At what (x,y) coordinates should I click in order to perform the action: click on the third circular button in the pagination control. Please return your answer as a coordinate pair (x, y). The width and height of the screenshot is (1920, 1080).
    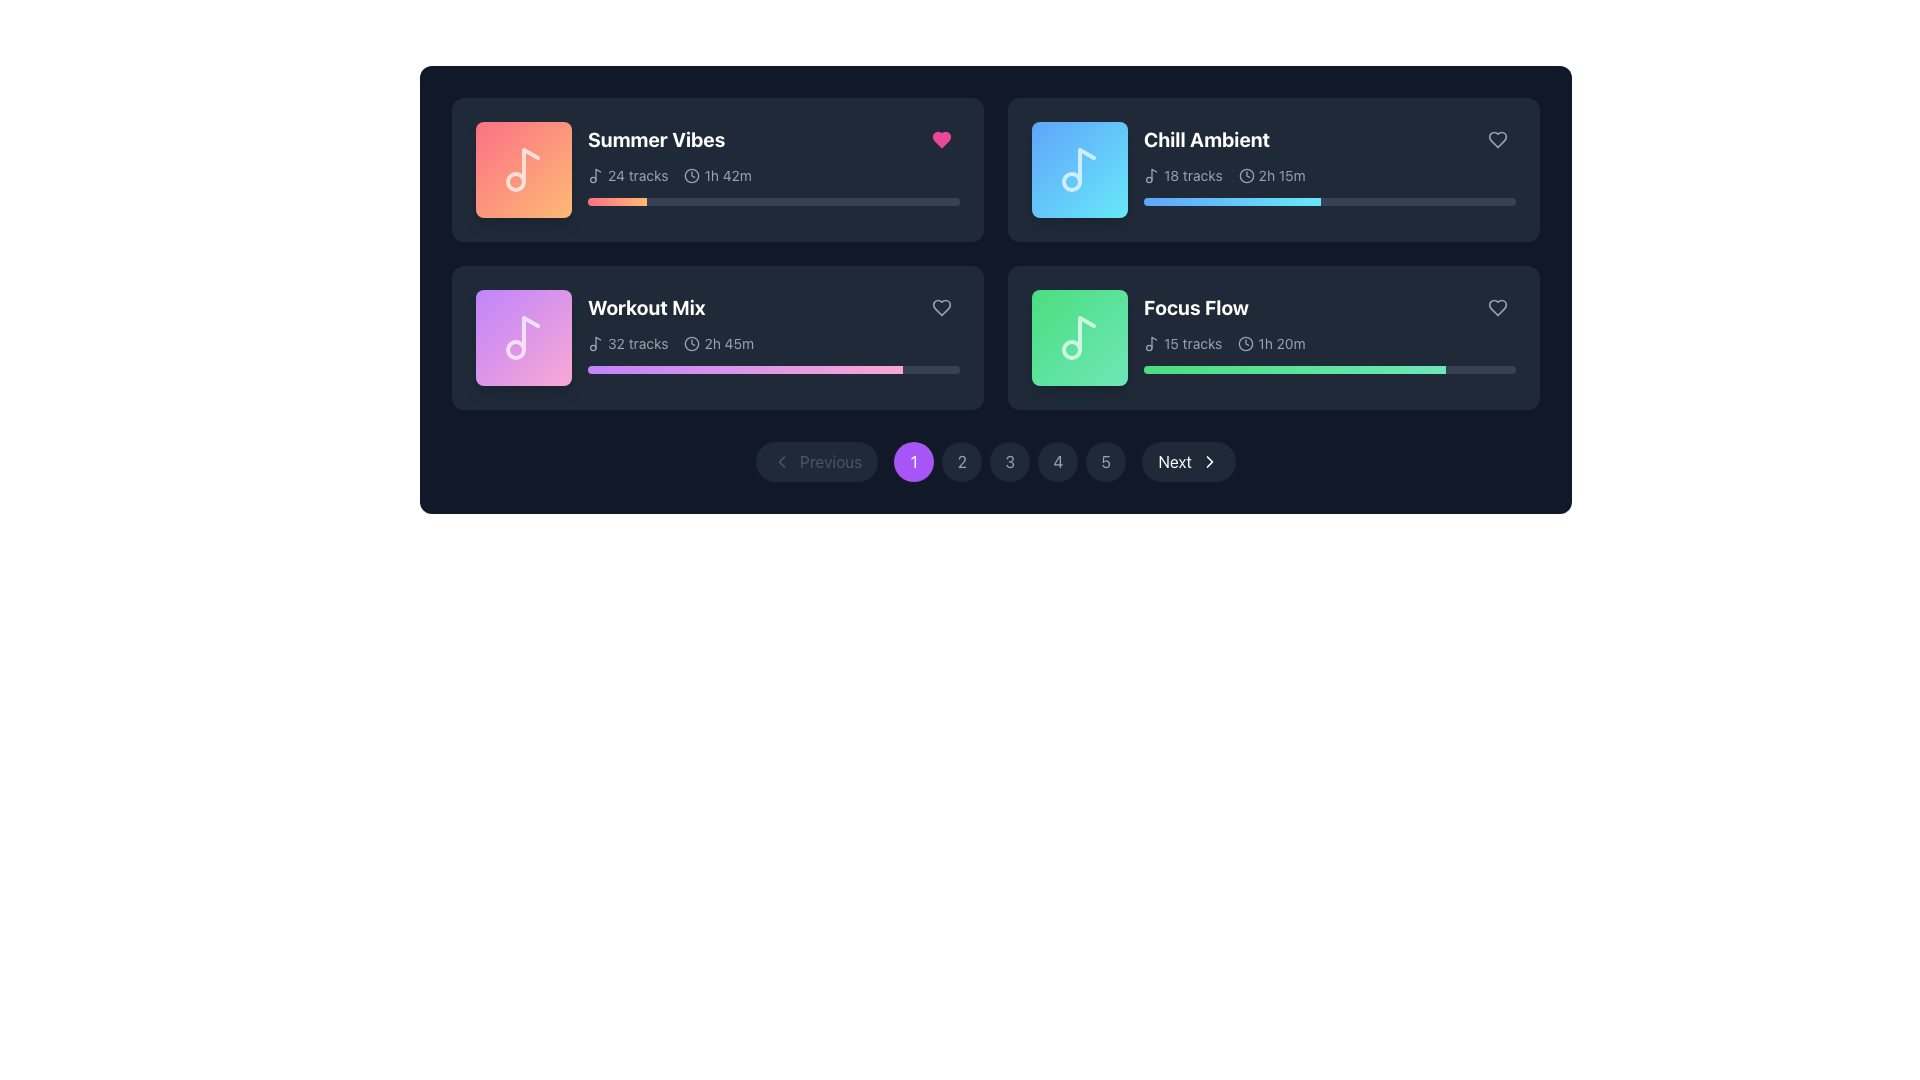
    Looking at the image, I should click on (1010, 462).